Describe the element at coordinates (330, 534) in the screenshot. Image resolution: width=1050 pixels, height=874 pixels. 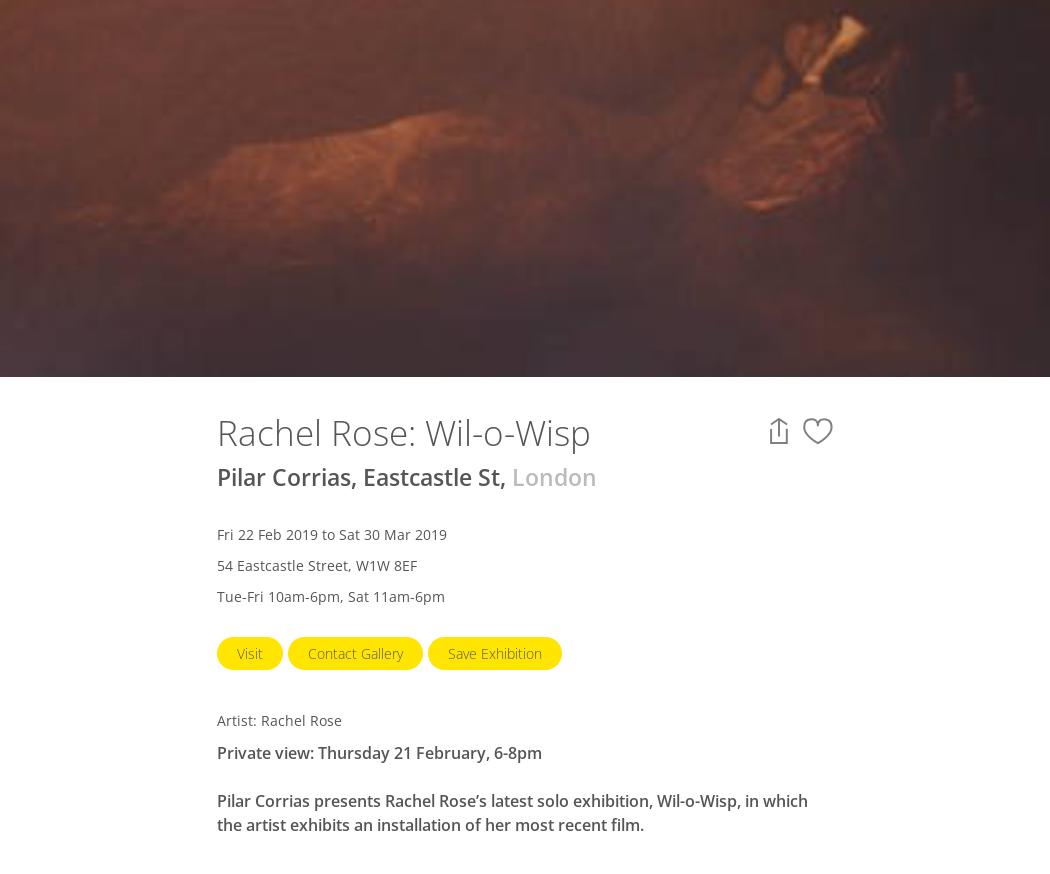
I see `'Fri 22 Feb 2019 to Sat 30 Mar 2019'` at that location.